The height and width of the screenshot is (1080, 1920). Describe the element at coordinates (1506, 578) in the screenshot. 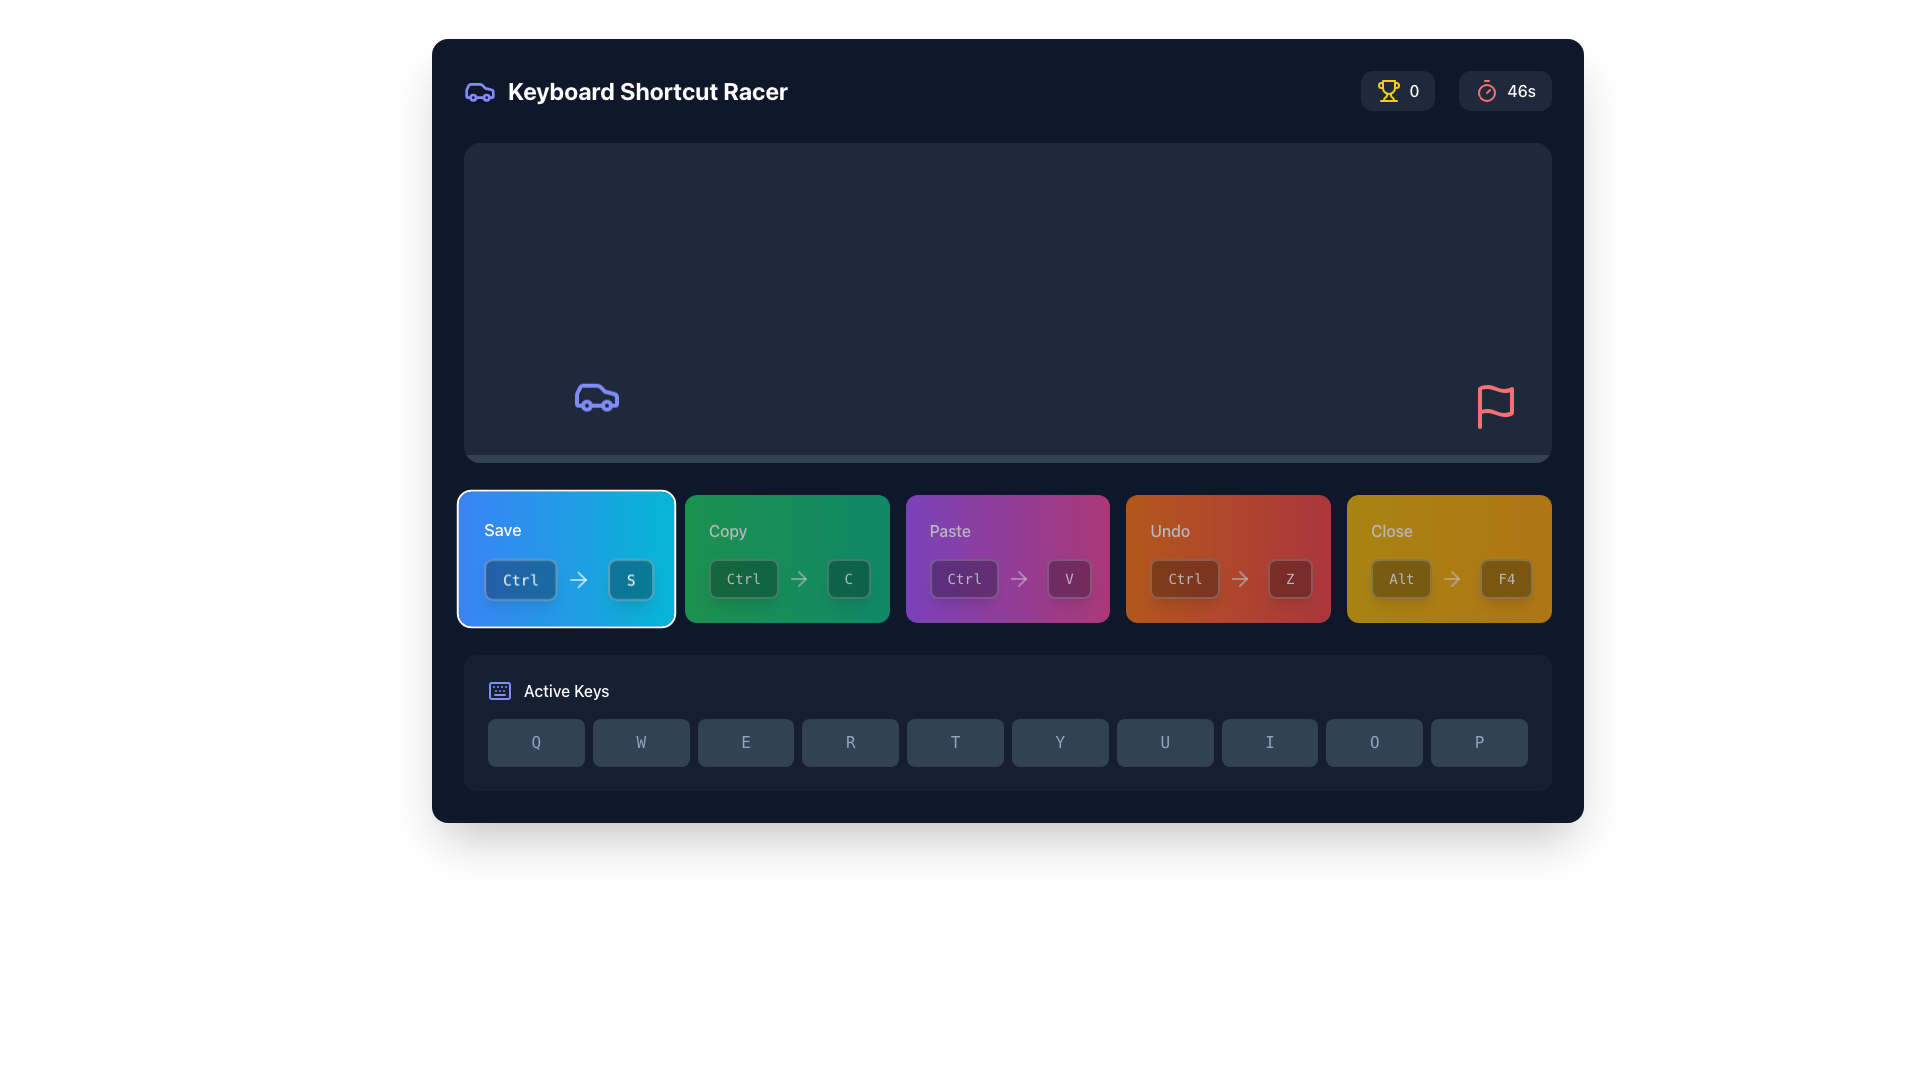

I see `the 'F4' button, which is a rectangular button with a golden brown background and white text, positioned next to the 'Alt' button in the 'Close' group of controls` at that location.